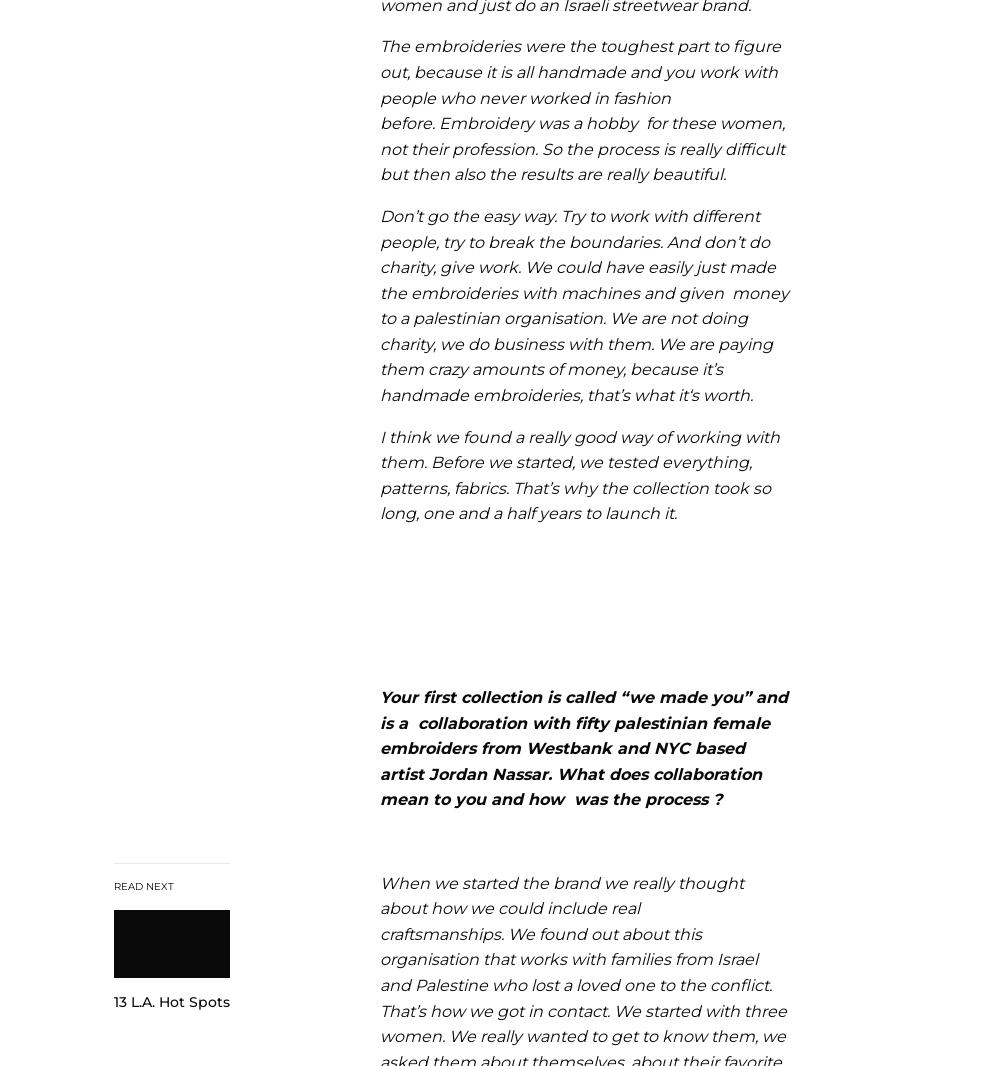  What do you see at coordinates (583, 280) in the screenshot?
I see `'And don’t do charity, give work. We could have easily just made the embroideries with machines and given  money to a palestinian organisation.'` at bounding box center [583, 280].